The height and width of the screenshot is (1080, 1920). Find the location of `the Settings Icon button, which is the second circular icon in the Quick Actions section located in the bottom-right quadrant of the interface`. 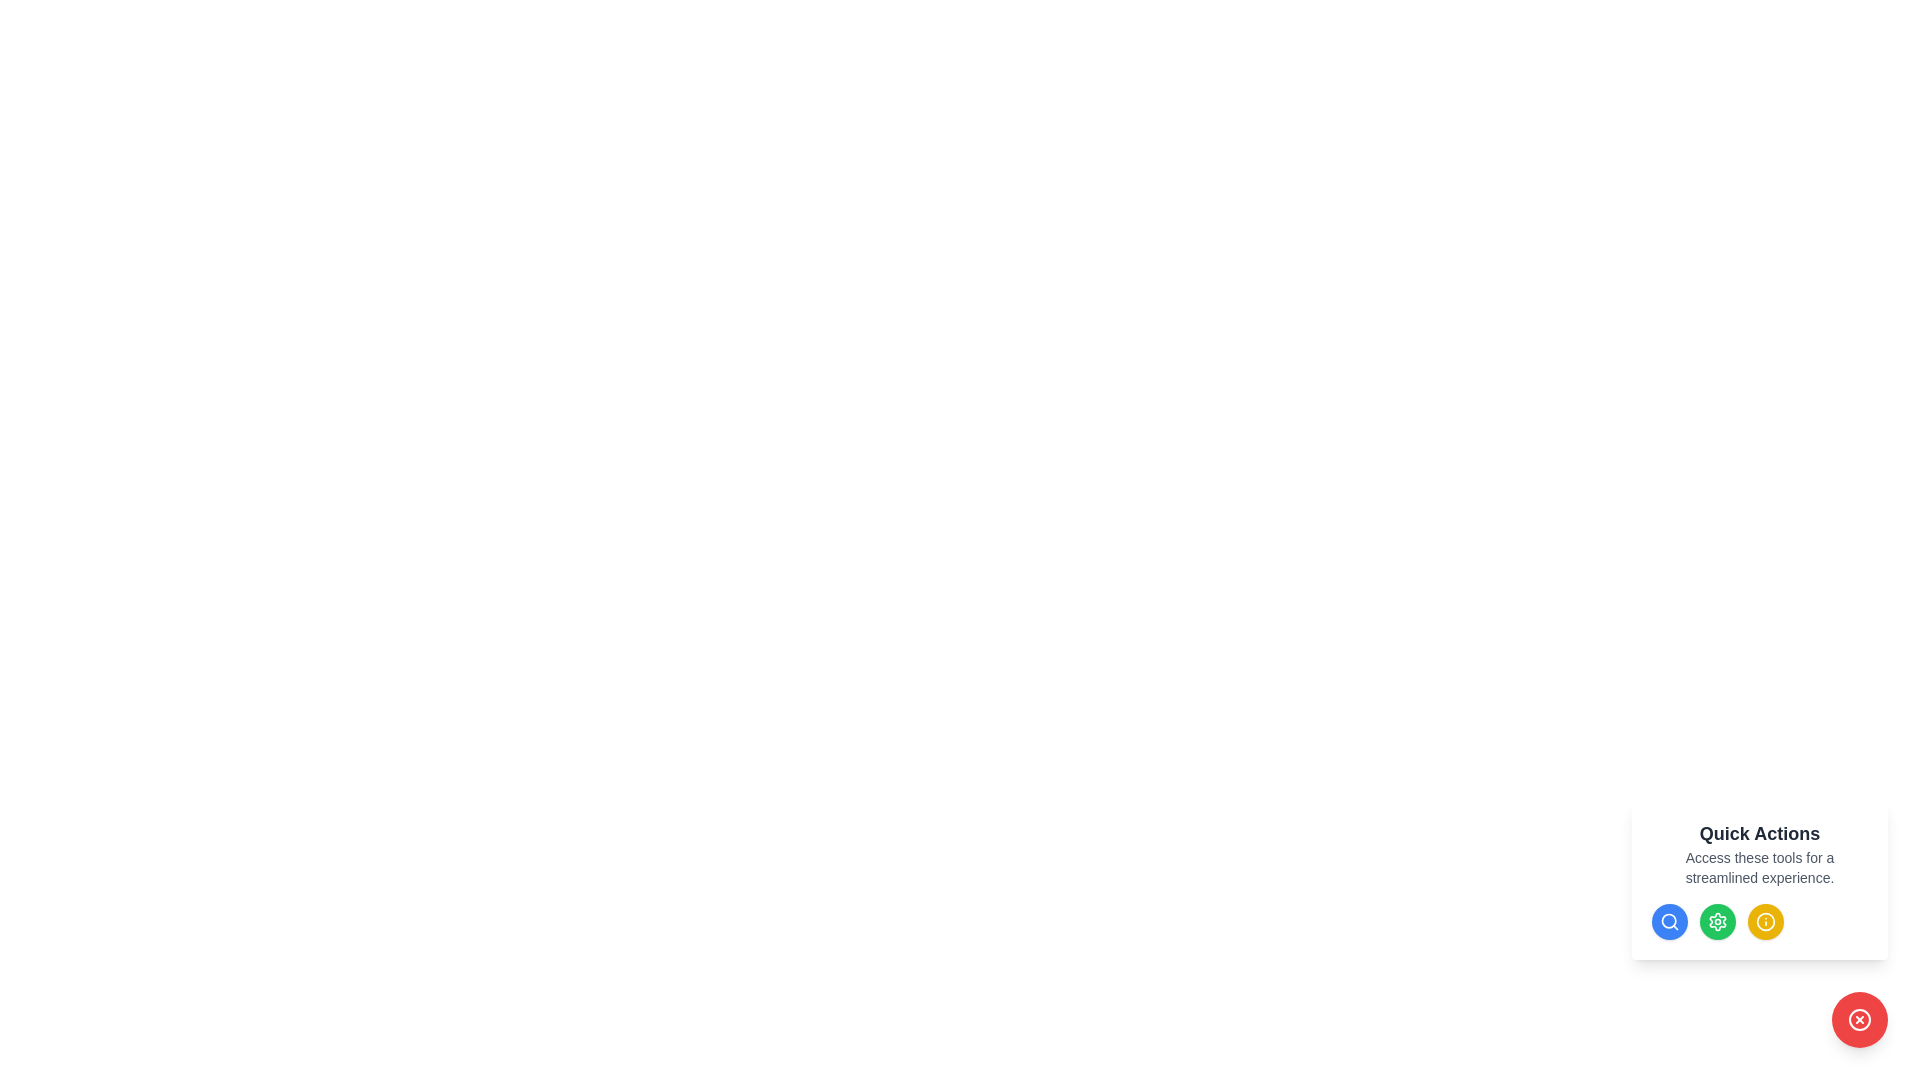

the Settings Icon button, which is the second circular icon in the Quick Actions section located in the bottom-right quadrant of the interface is located at coordinates (1717, 921).